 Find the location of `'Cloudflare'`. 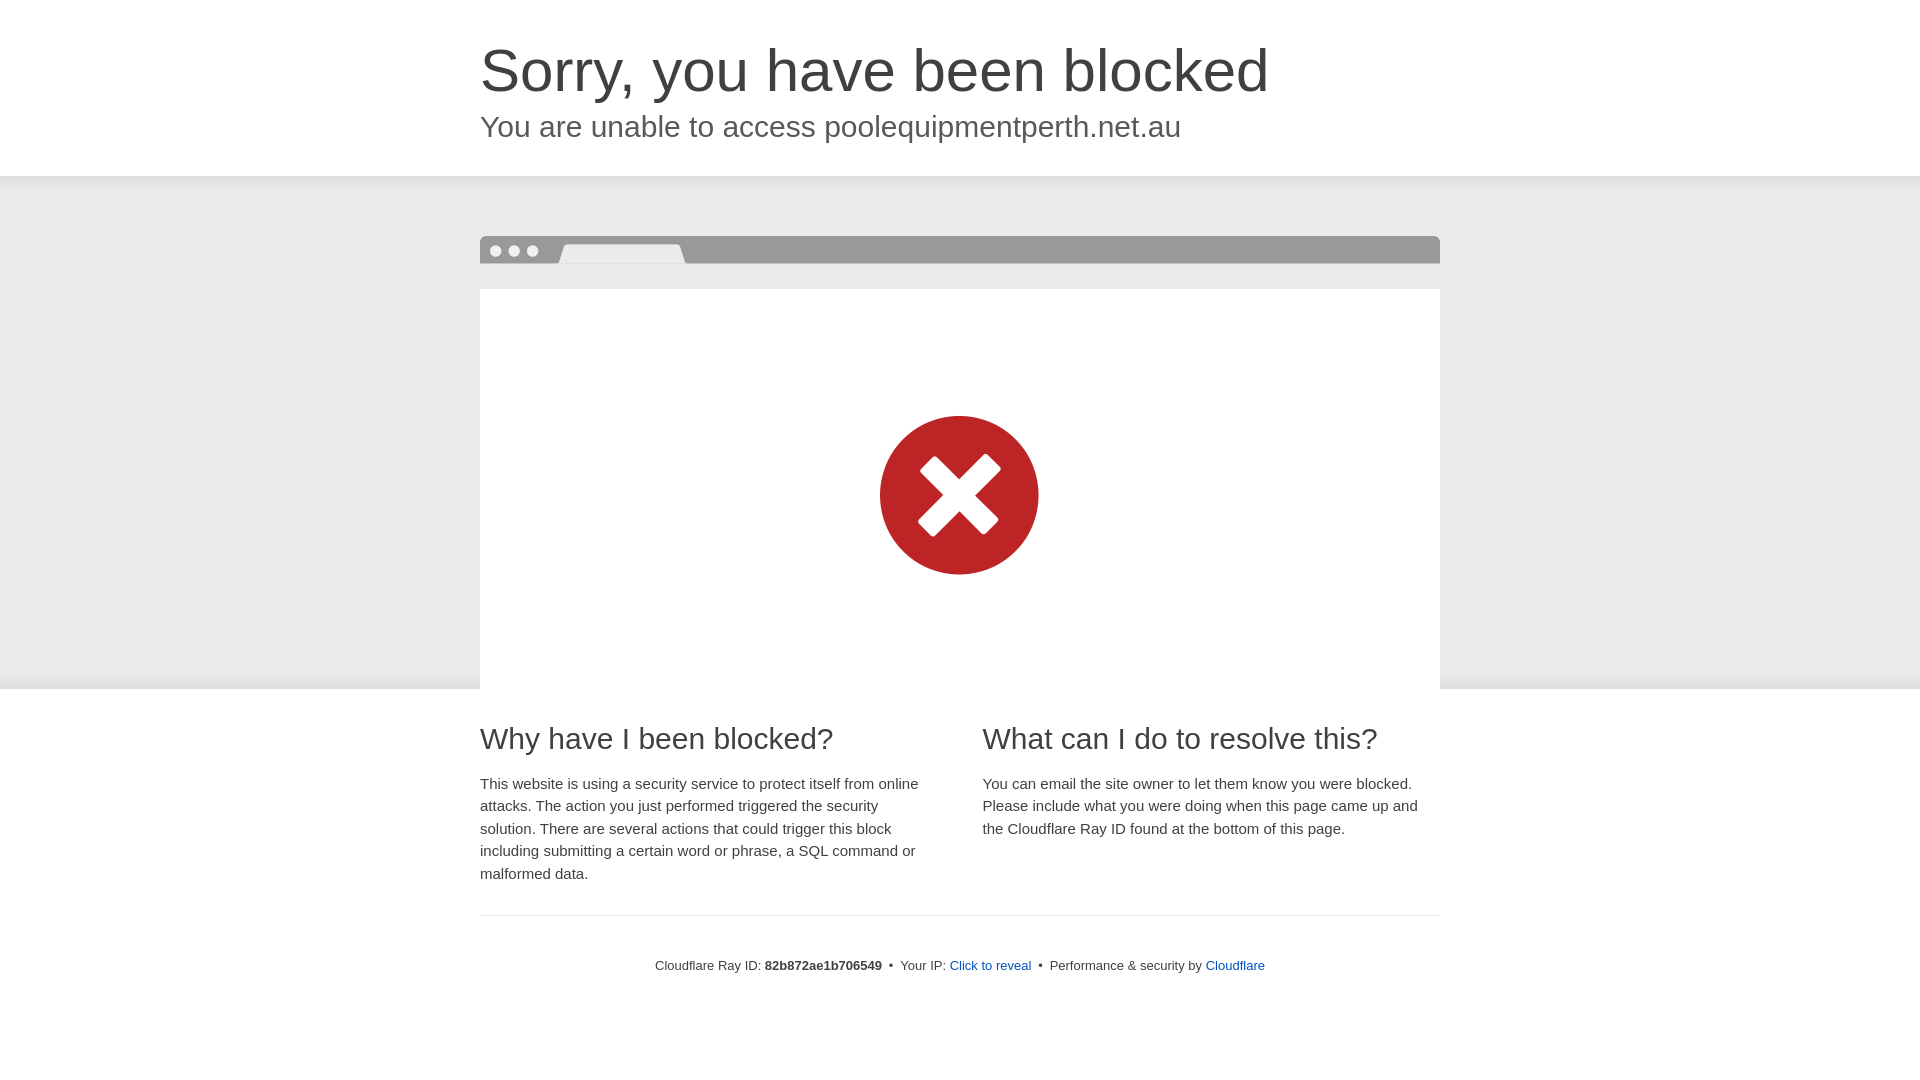

'Cloudflare' is located at coordinates (1234, 964).